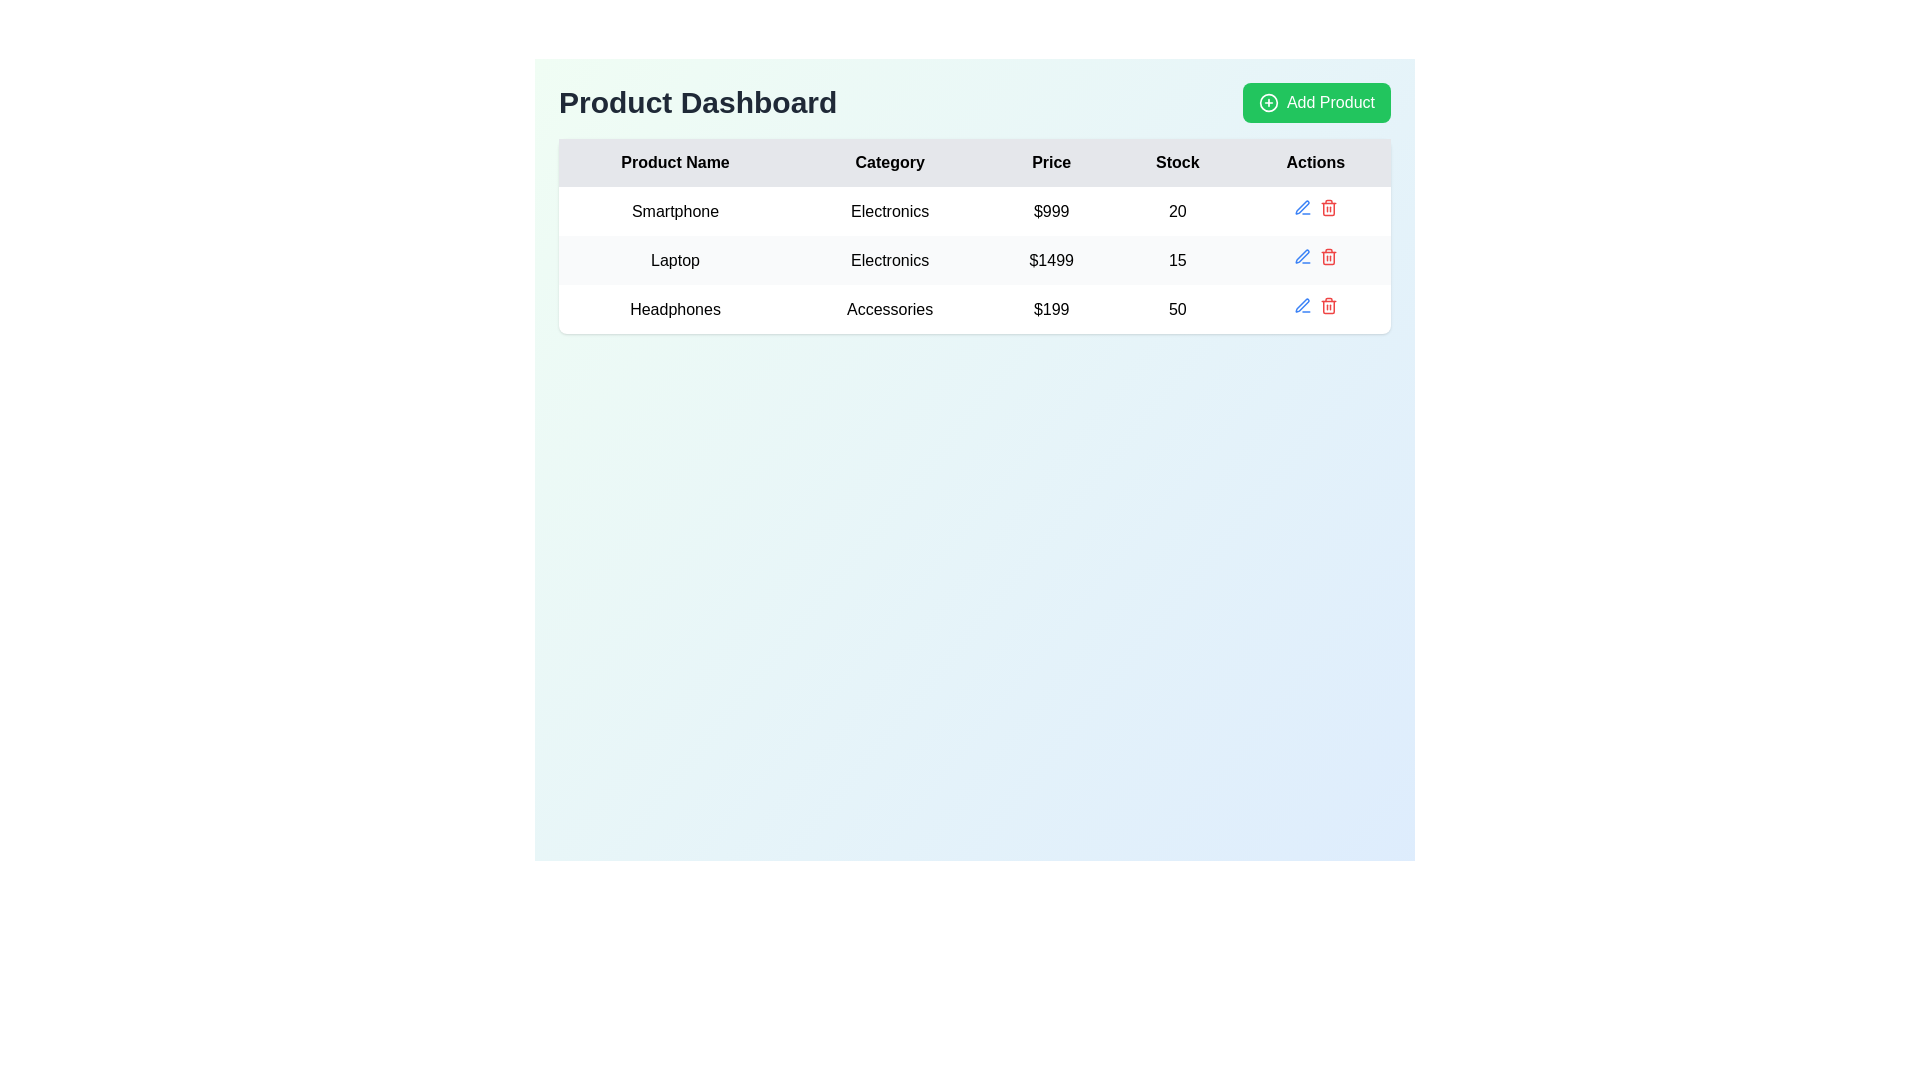 This screenshot has height=1080, width=1920. Describe the element at coordinates (1177, 259) in the screenshot. I see `the static text displaying '15' in the 'Stock' column of the second row for the 'Laptop' product` at that location.